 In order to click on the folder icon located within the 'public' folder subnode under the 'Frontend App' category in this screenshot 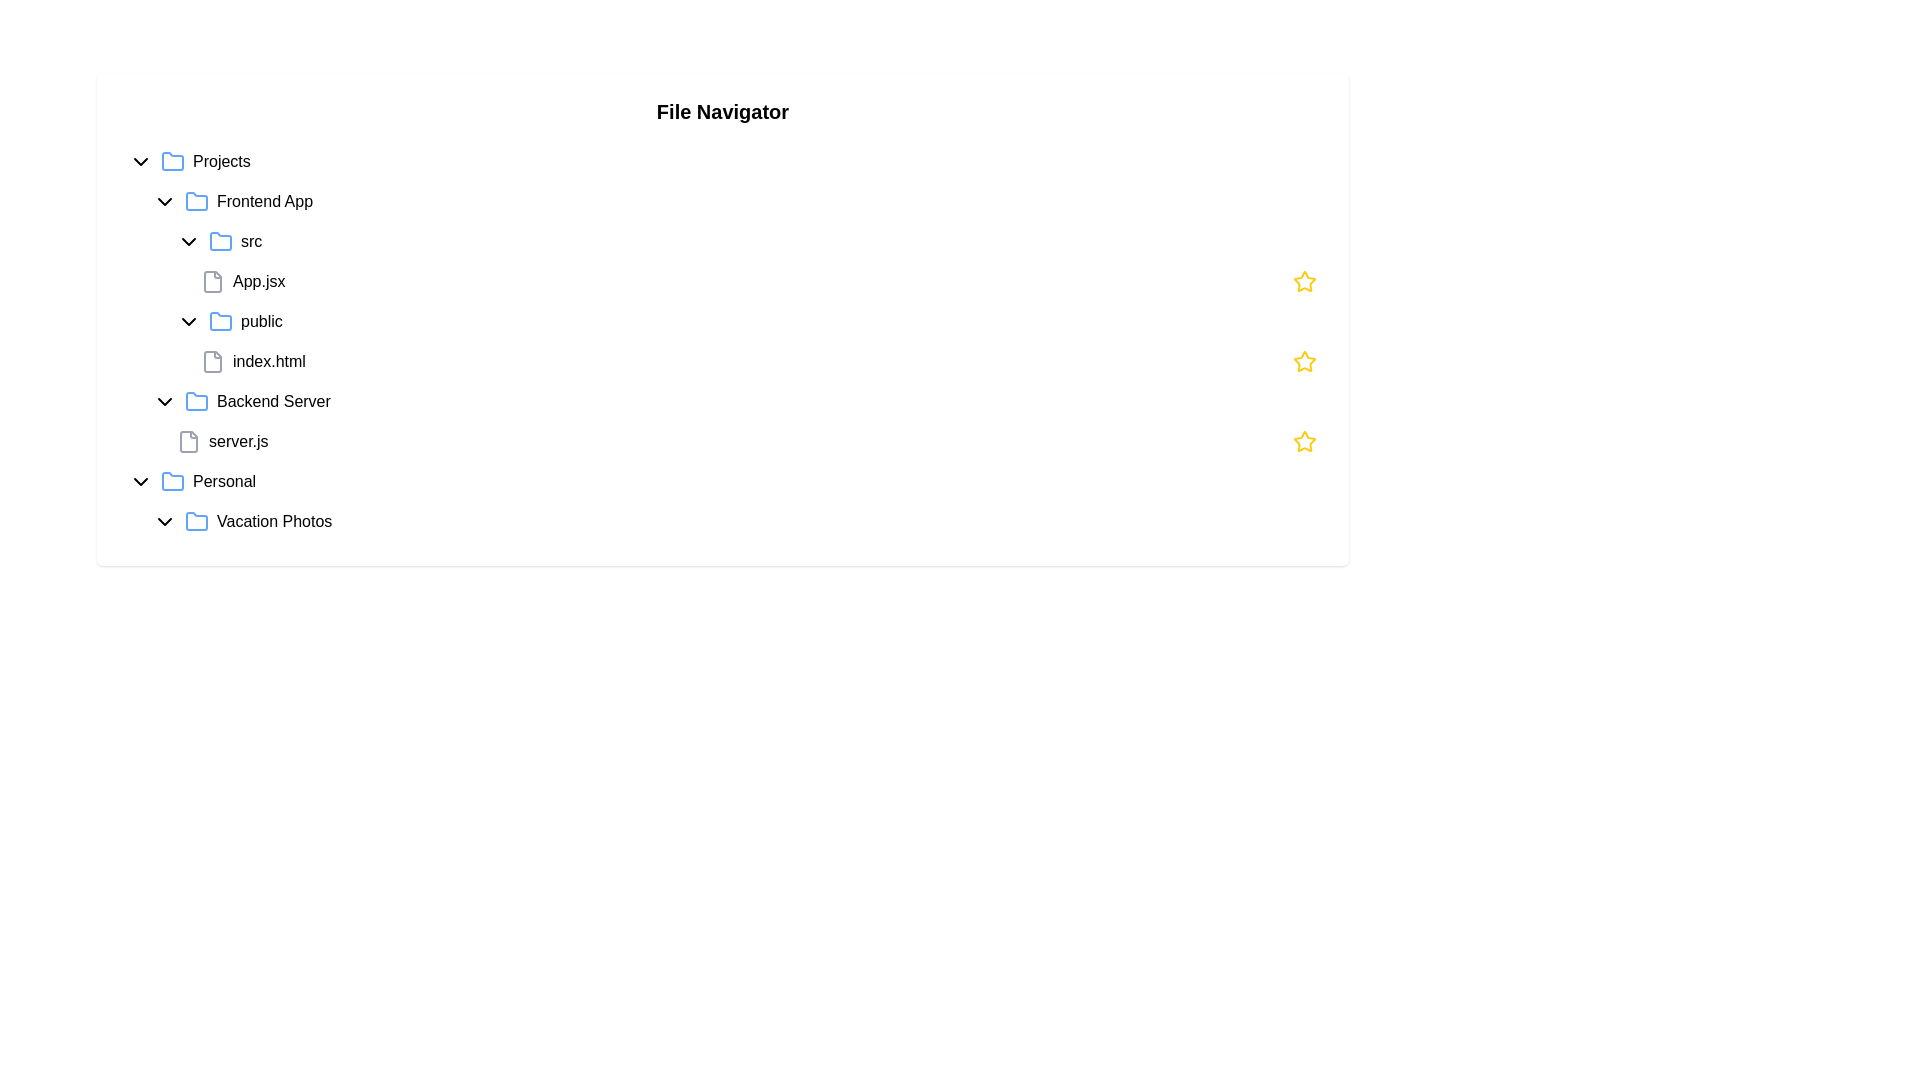, I will do `click(220, 320)`.